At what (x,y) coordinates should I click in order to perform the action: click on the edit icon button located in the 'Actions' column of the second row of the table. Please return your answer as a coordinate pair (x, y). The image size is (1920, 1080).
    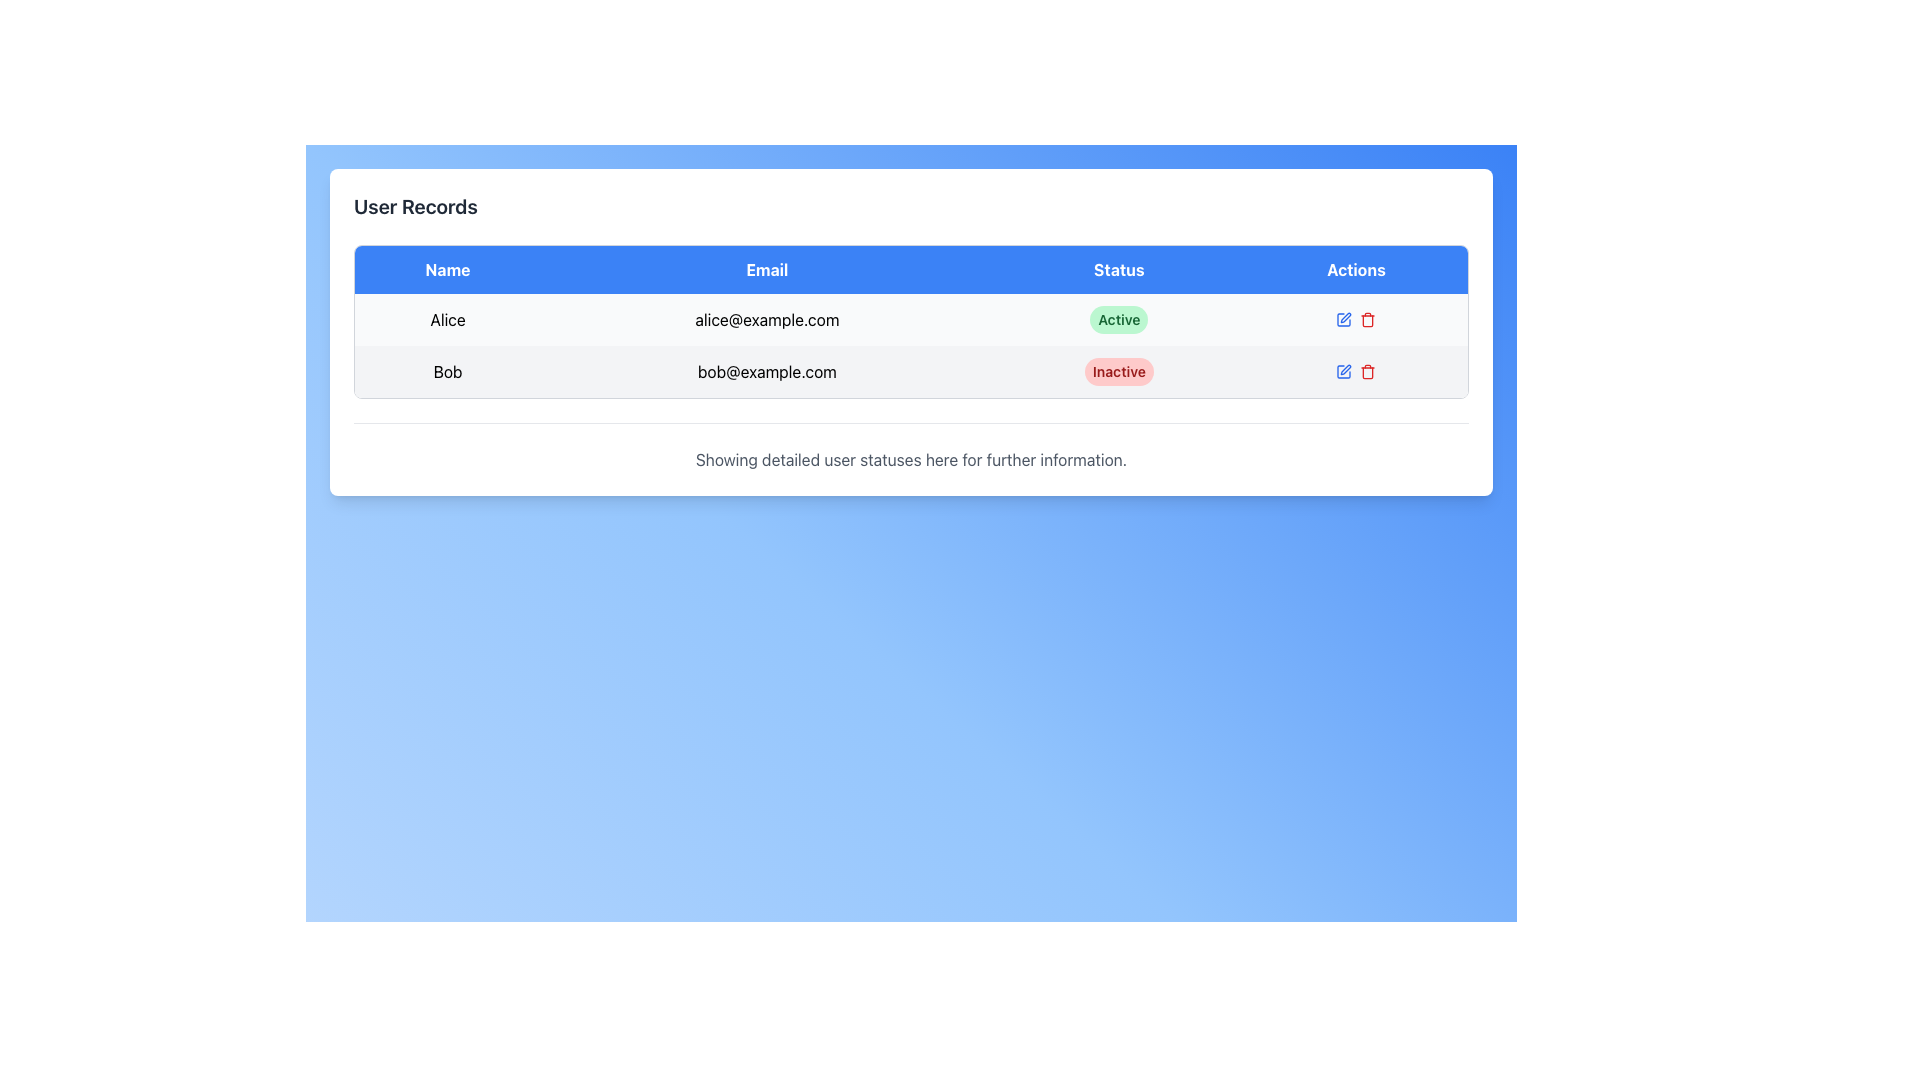
    Looking at the image, I should click on (1344, 371).